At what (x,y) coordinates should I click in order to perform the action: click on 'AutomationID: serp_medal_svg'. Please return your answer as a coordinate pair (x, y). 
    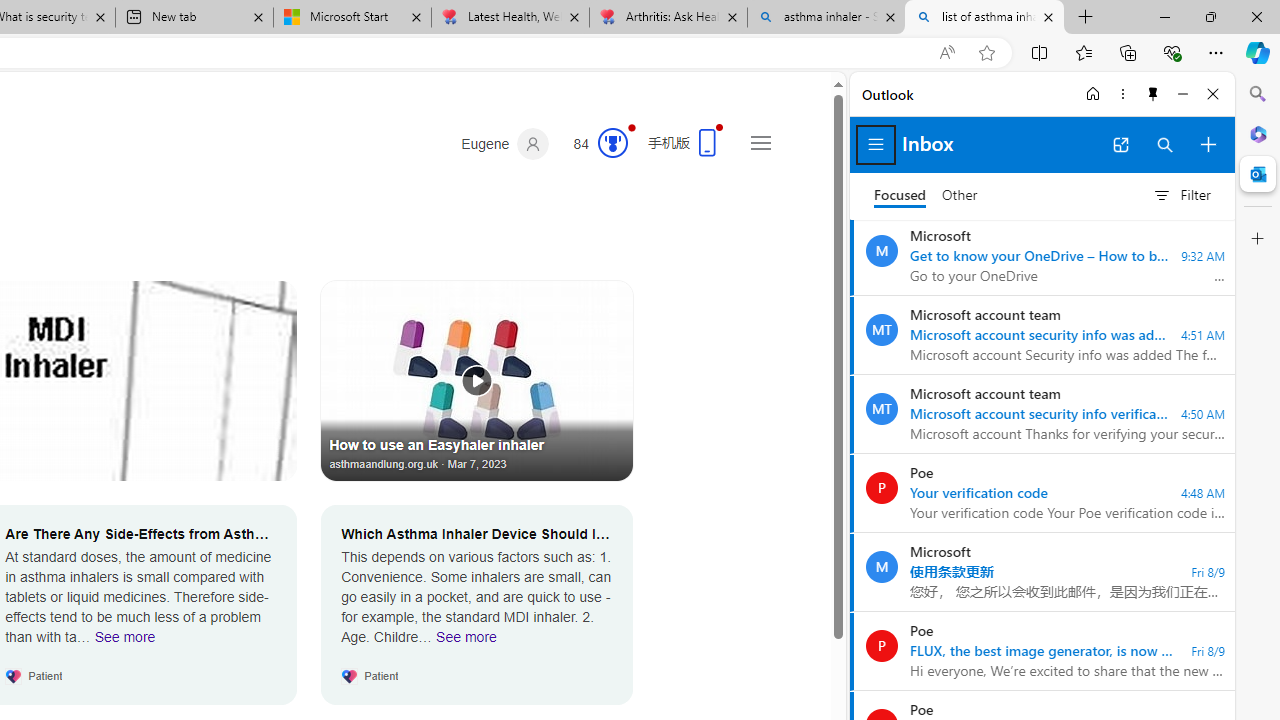
    Looking at the image, I should click on (611, 141).